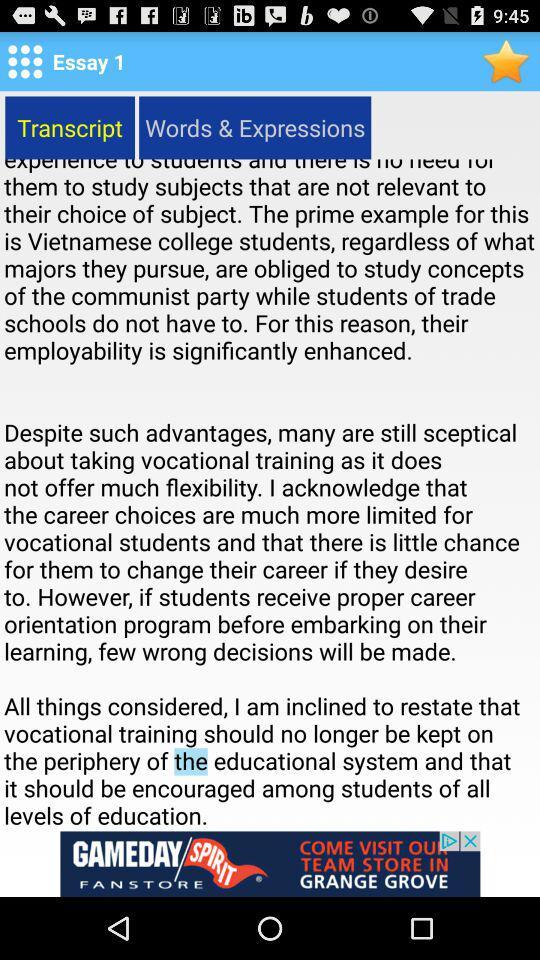 The image size is (540, 960). What do you see at coordinates (507, 61) in the screenshot?
I see `rating` at bounding box center [507, 61].